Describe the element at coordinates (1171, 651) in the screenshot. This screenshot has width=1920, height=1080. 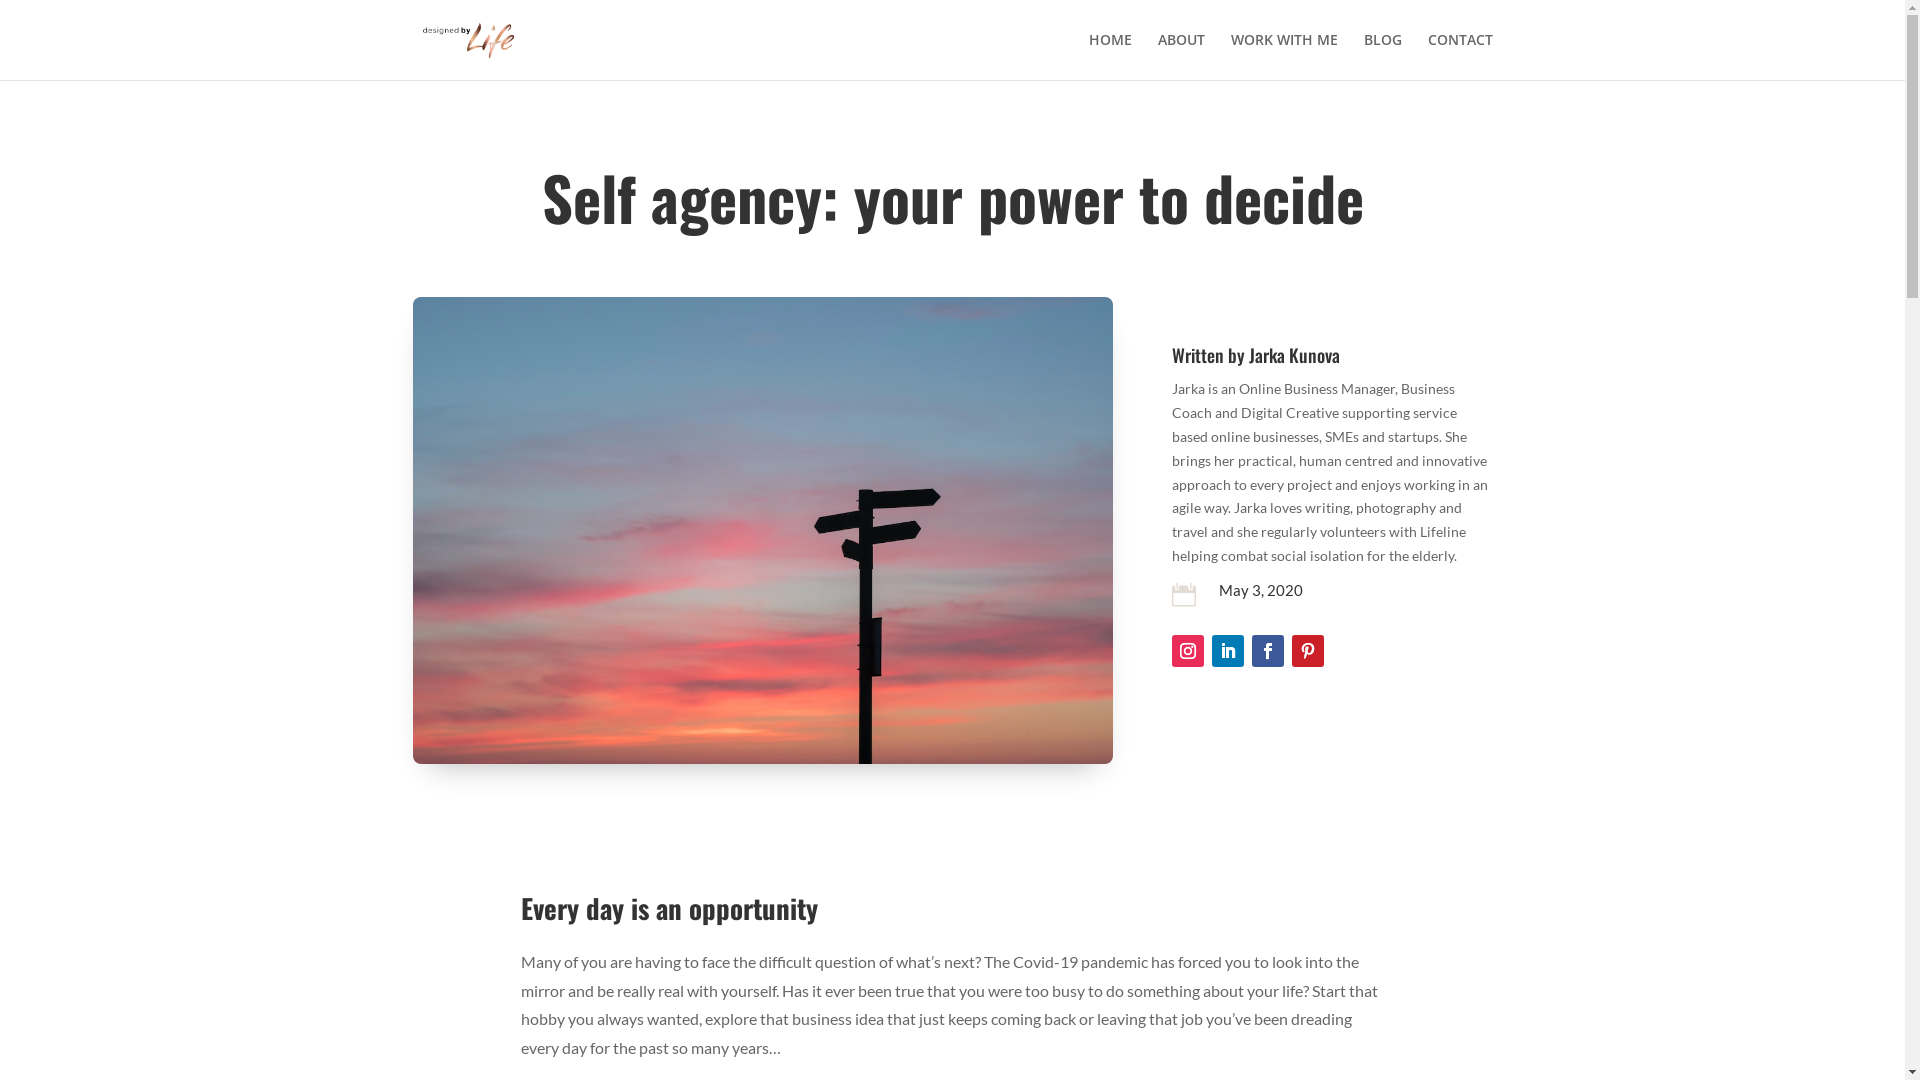
I see `'Follow on Instagram'` at that location.